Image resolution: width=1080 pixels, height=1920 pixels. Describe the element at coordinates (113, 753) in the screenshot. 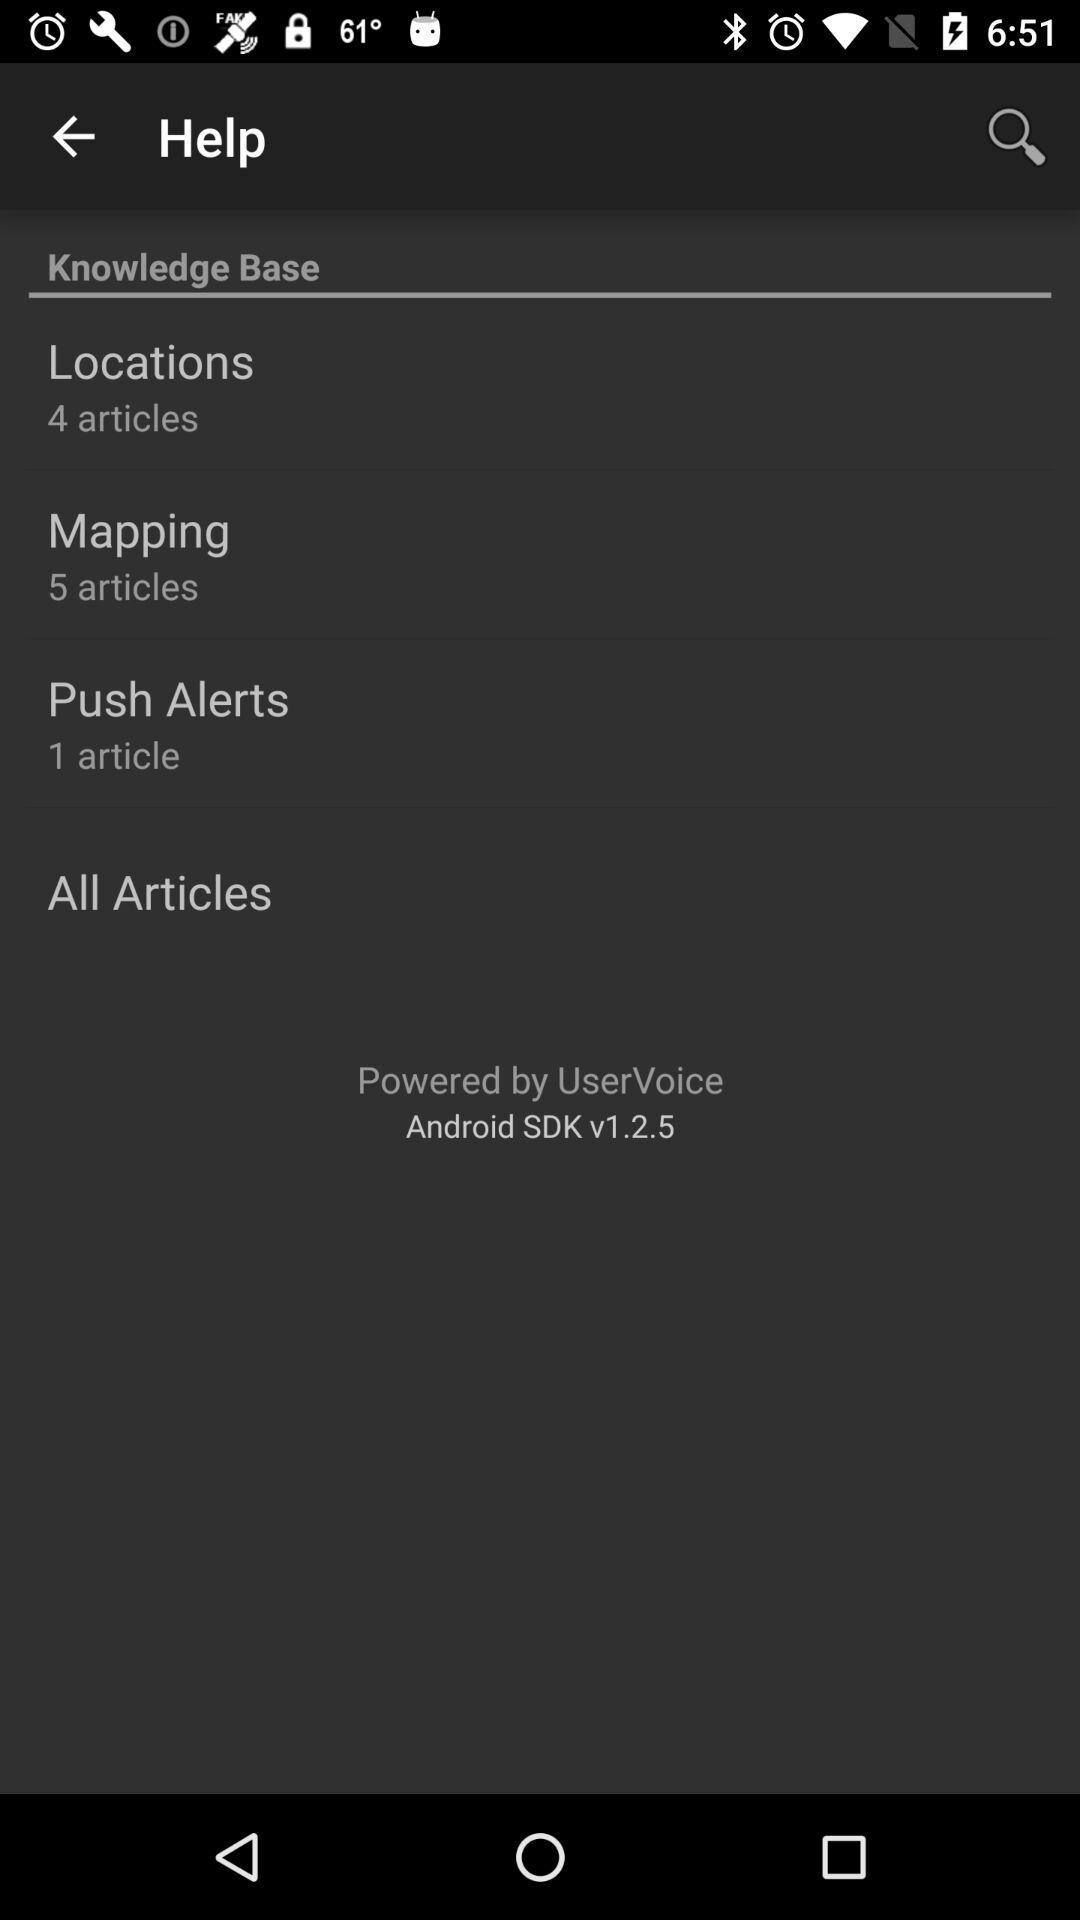

I see `the 1 article icon` at that location.